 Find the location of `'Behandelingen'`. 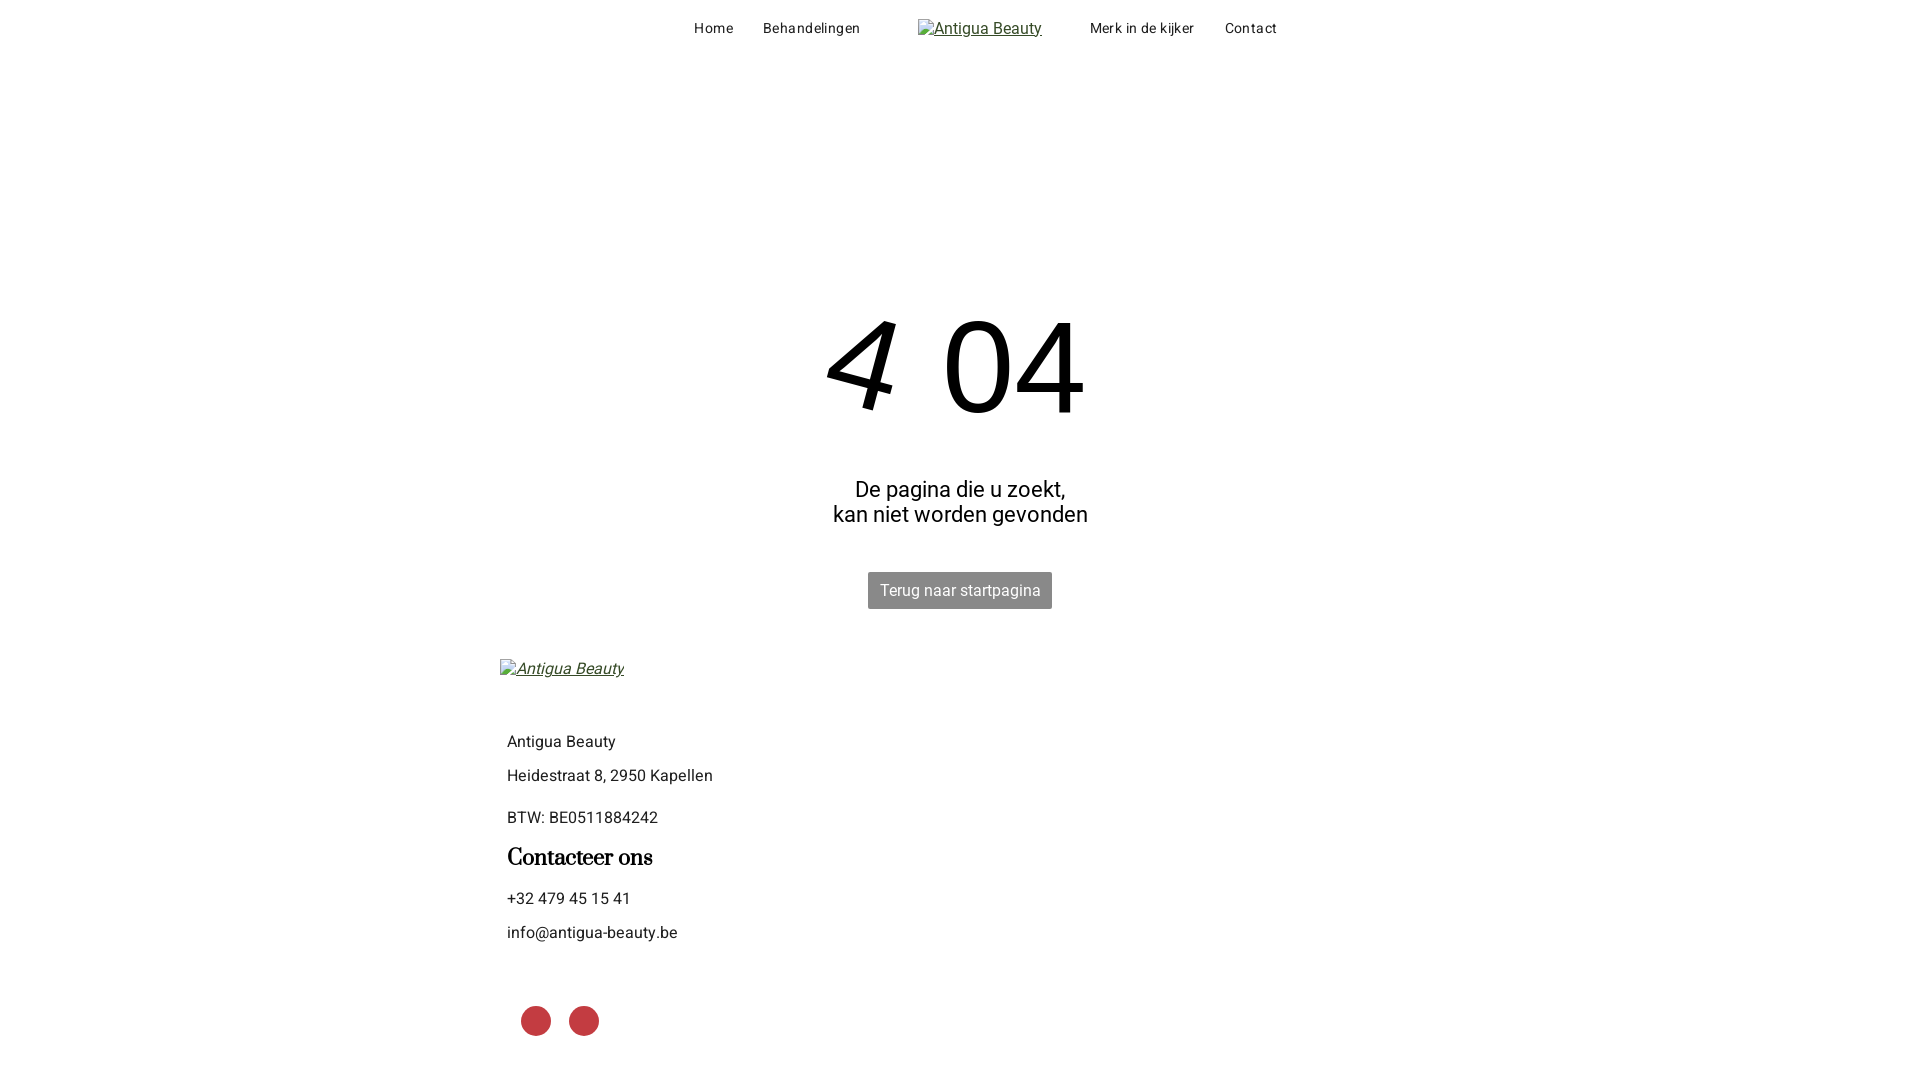

'Behandelingen' is located at coordinates (816, 28).